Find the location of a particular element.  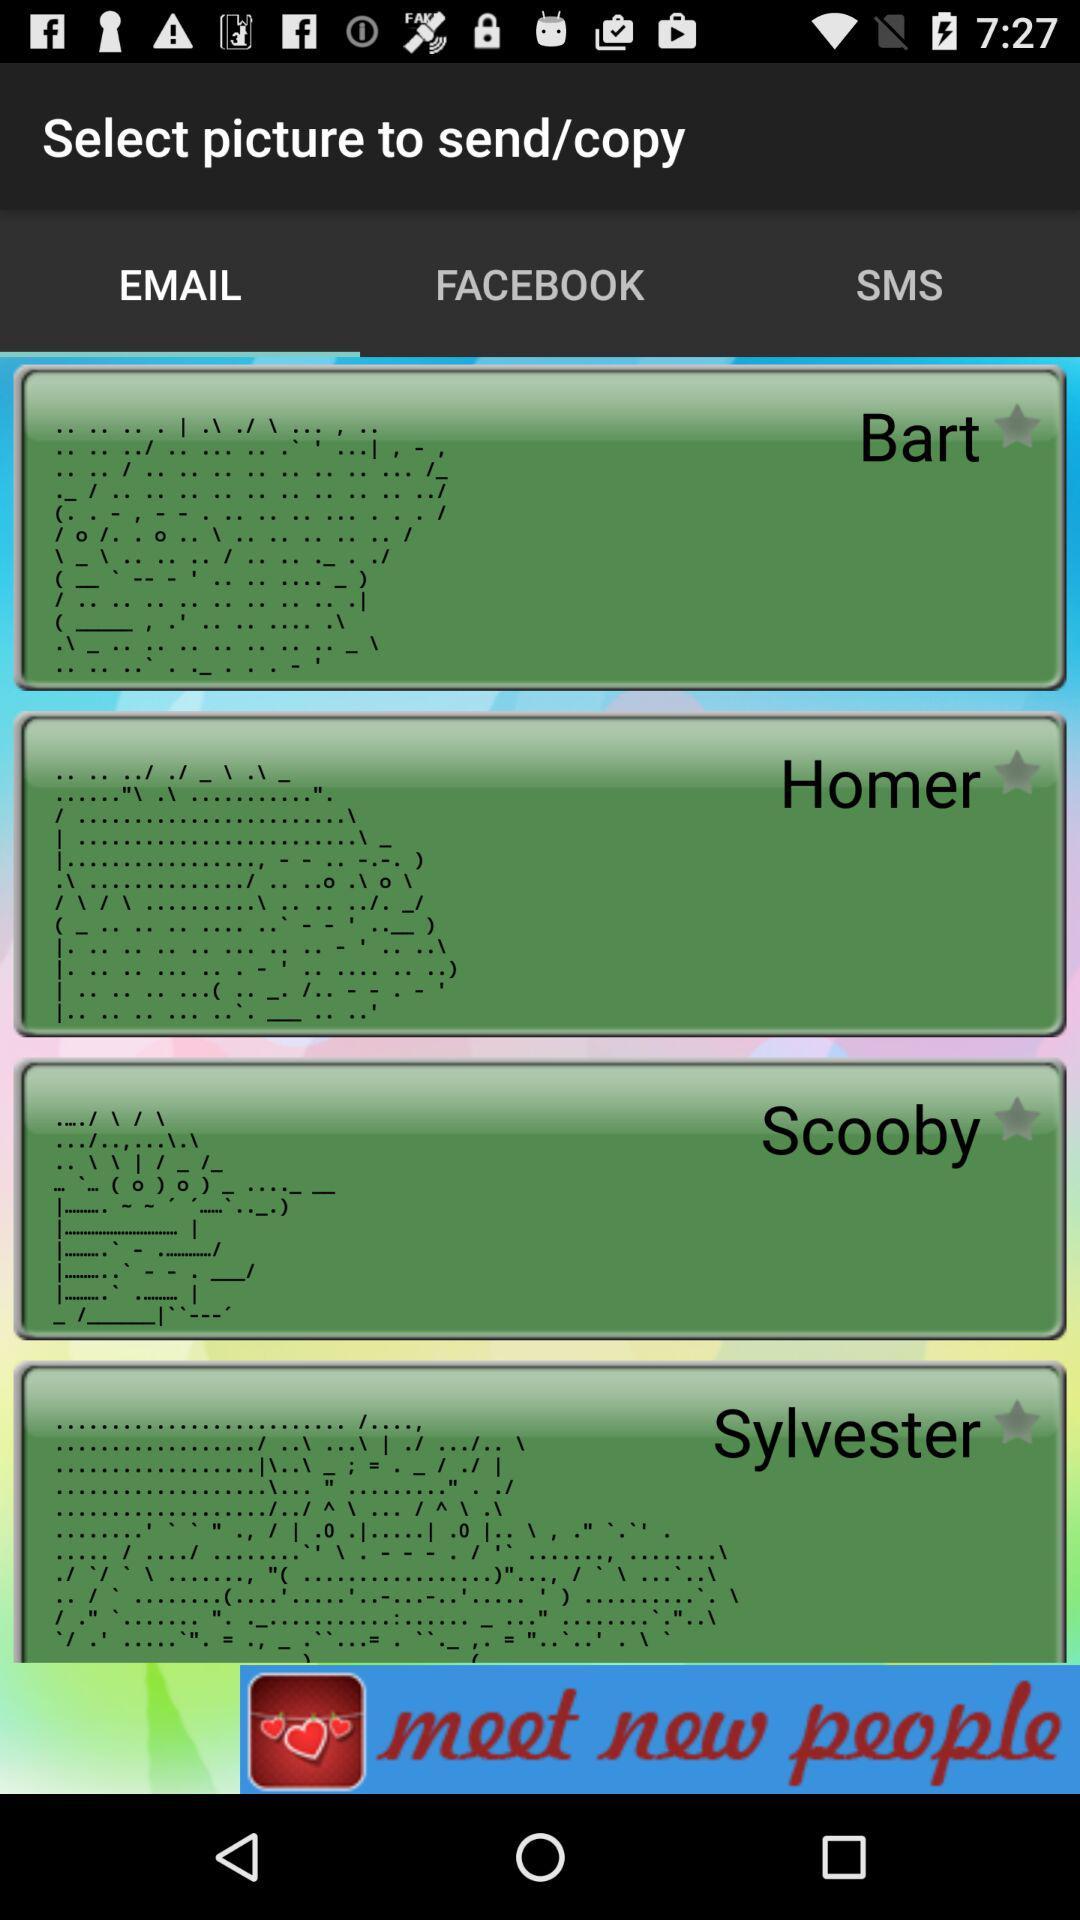

icon below the homer item is located at coordinates (869, 1128).